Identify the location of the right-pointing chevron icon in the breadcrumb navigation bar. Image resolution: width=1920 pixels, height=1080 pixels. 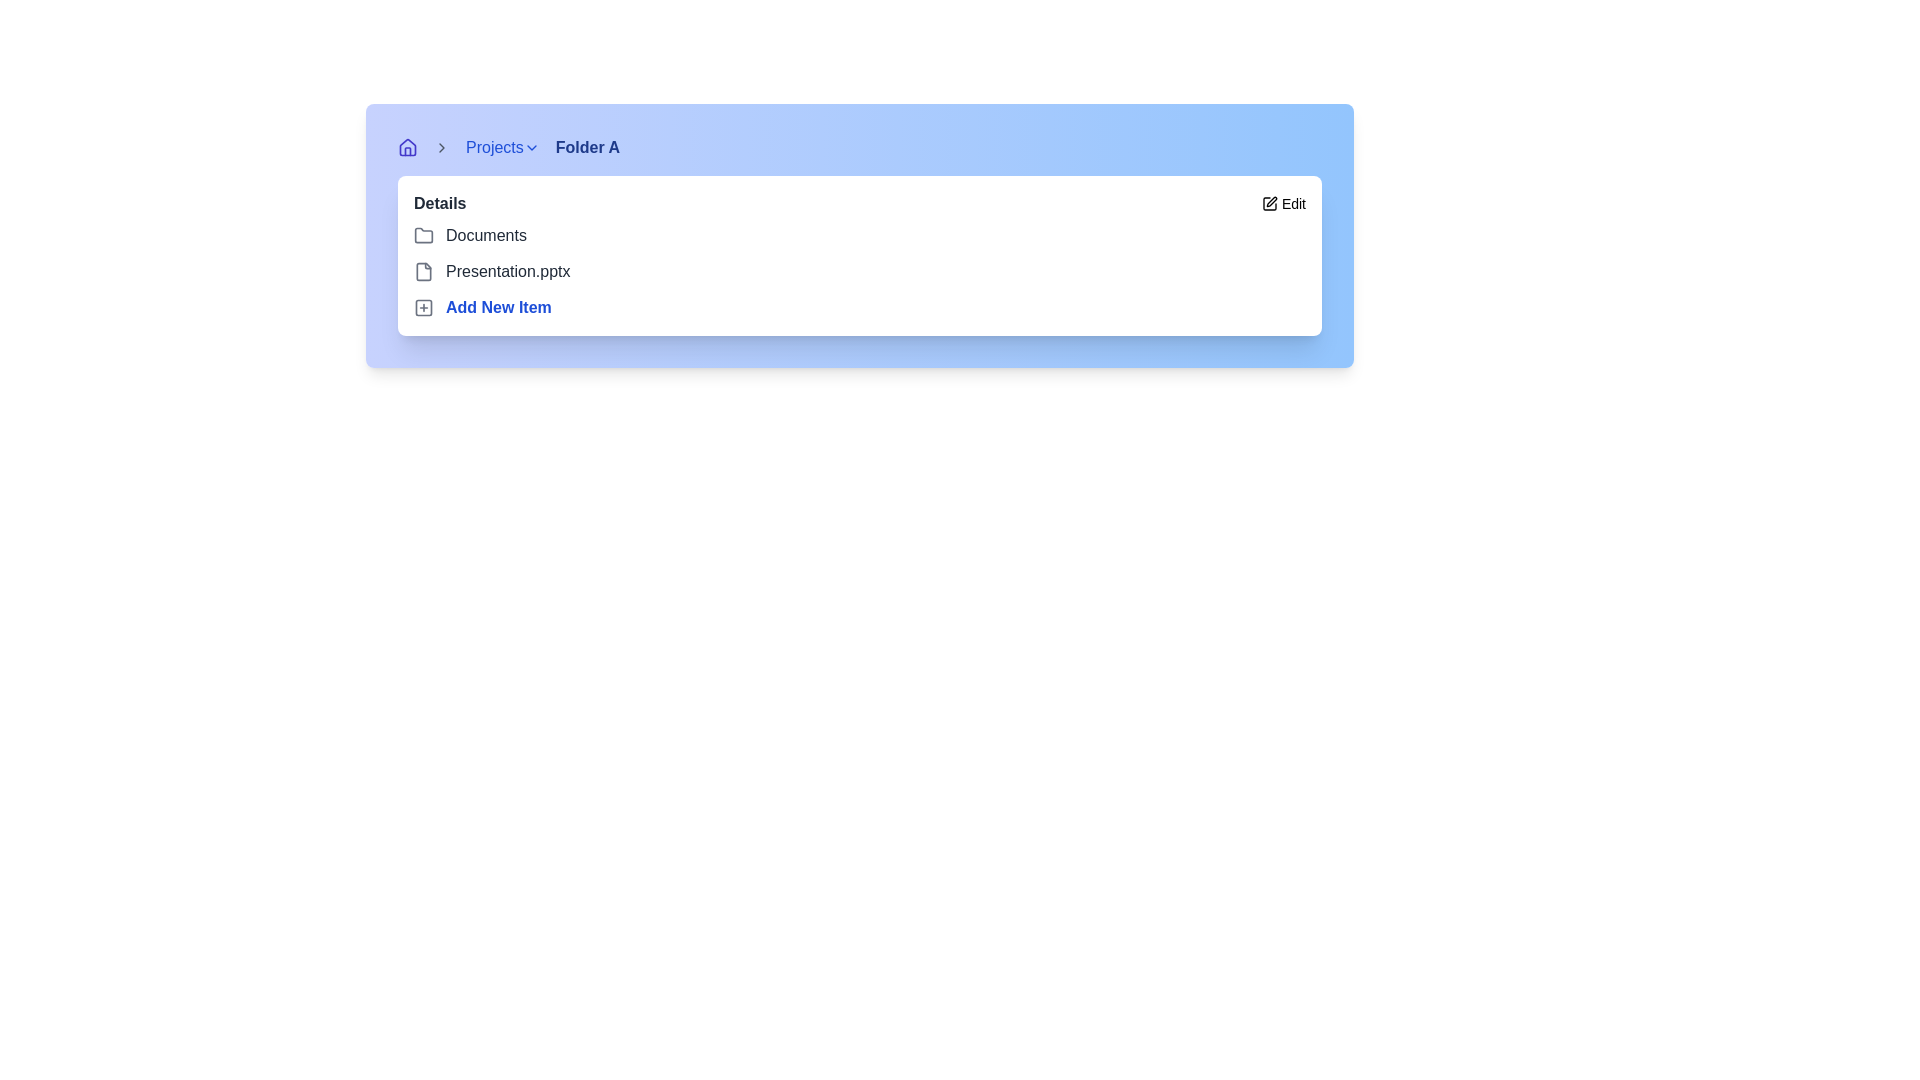
(440, 146).